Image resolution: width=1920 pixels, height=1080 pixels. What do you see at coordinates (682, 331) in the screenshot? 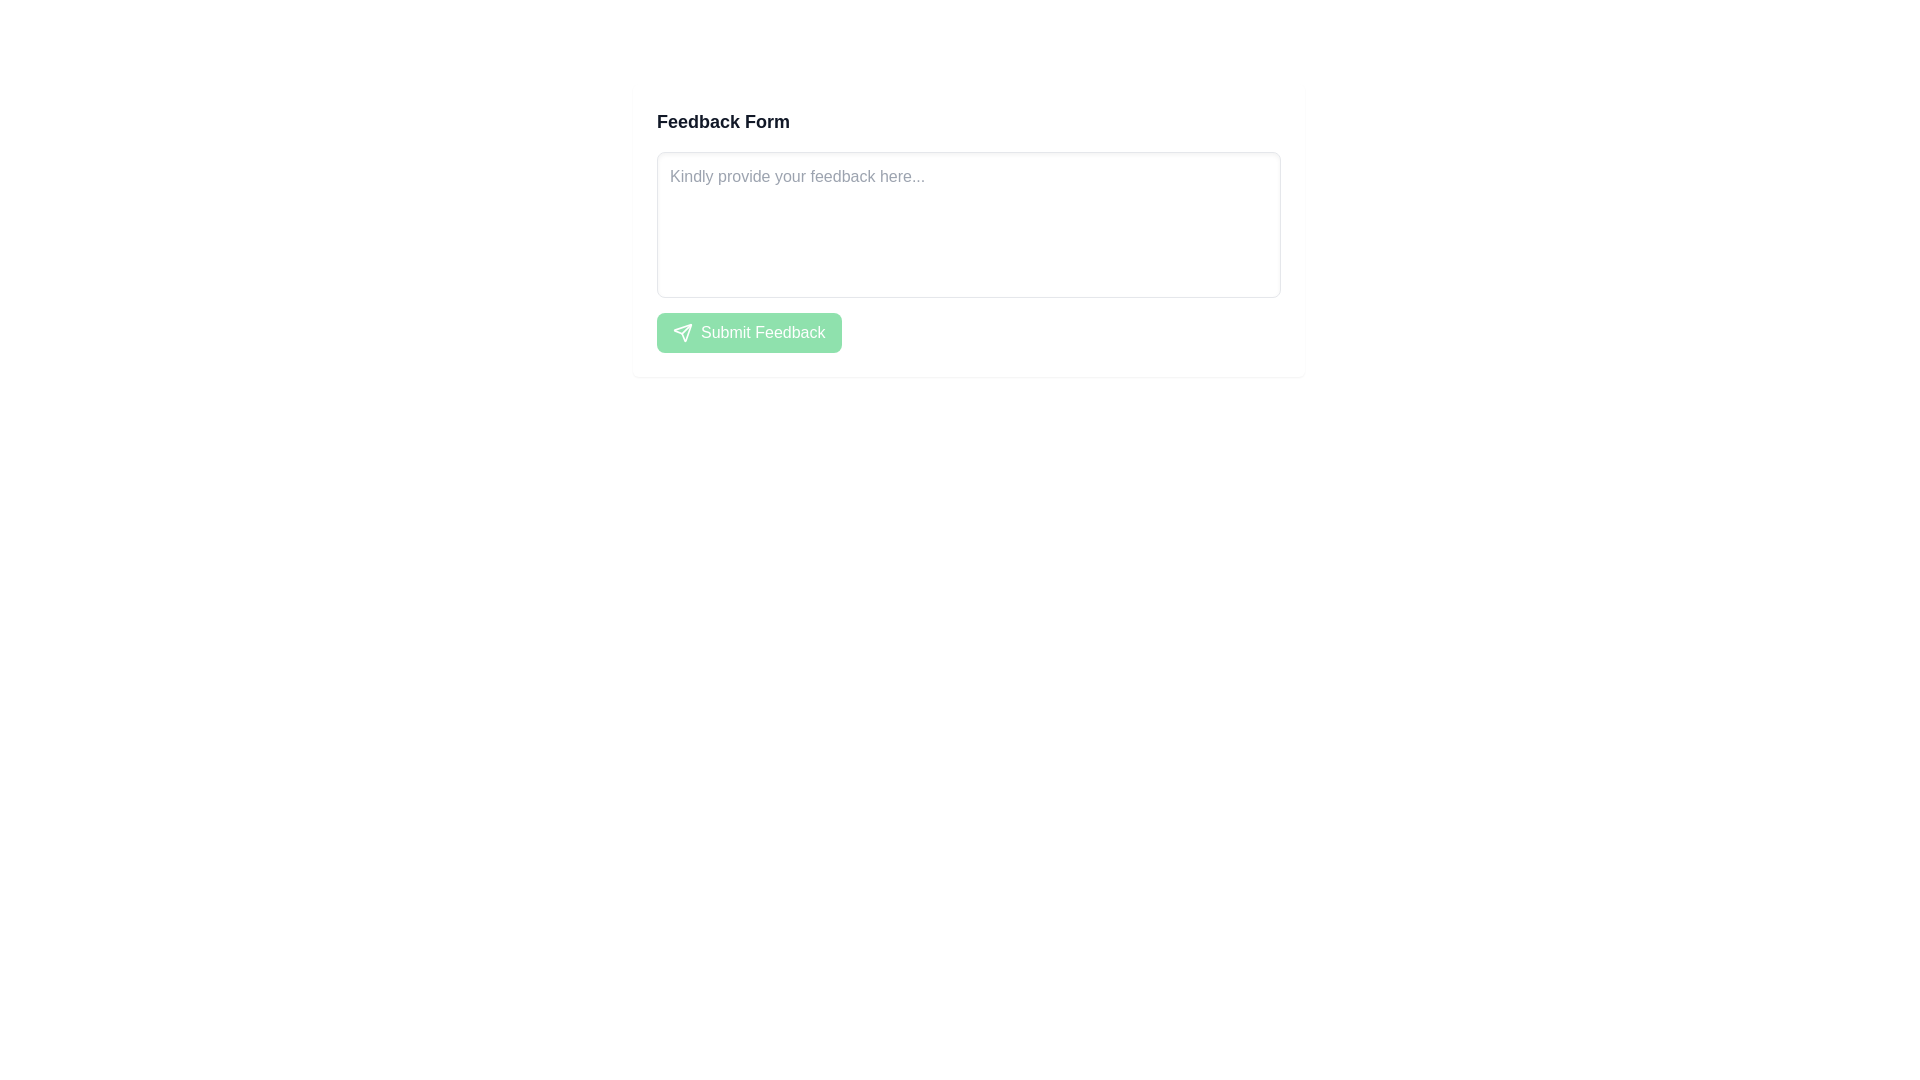
I see `the 'Submit Feedback' button by clicking on the decorative icon located at the leftmost position within the button, just before the text label` at bounding box center [682, 331].